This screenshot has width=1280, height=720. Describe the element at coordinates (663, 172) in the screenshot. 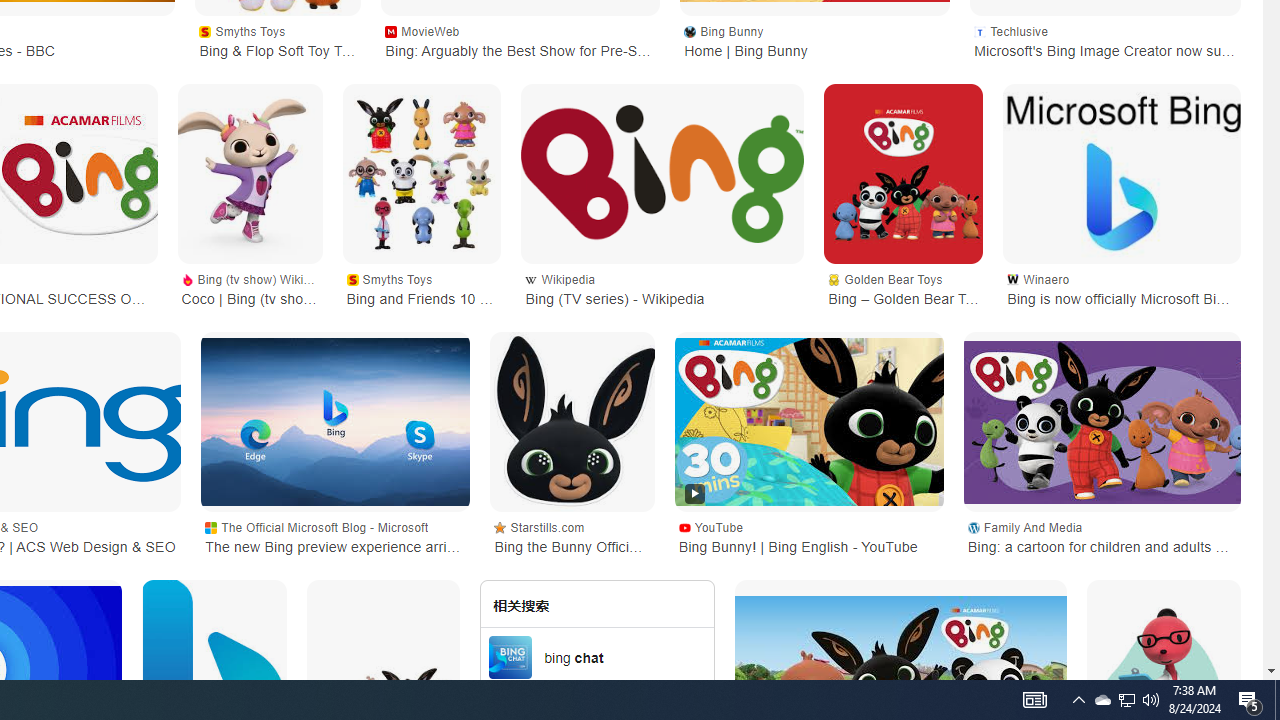

I see `'Bing (TV series) - Wikipedia'` at that location.